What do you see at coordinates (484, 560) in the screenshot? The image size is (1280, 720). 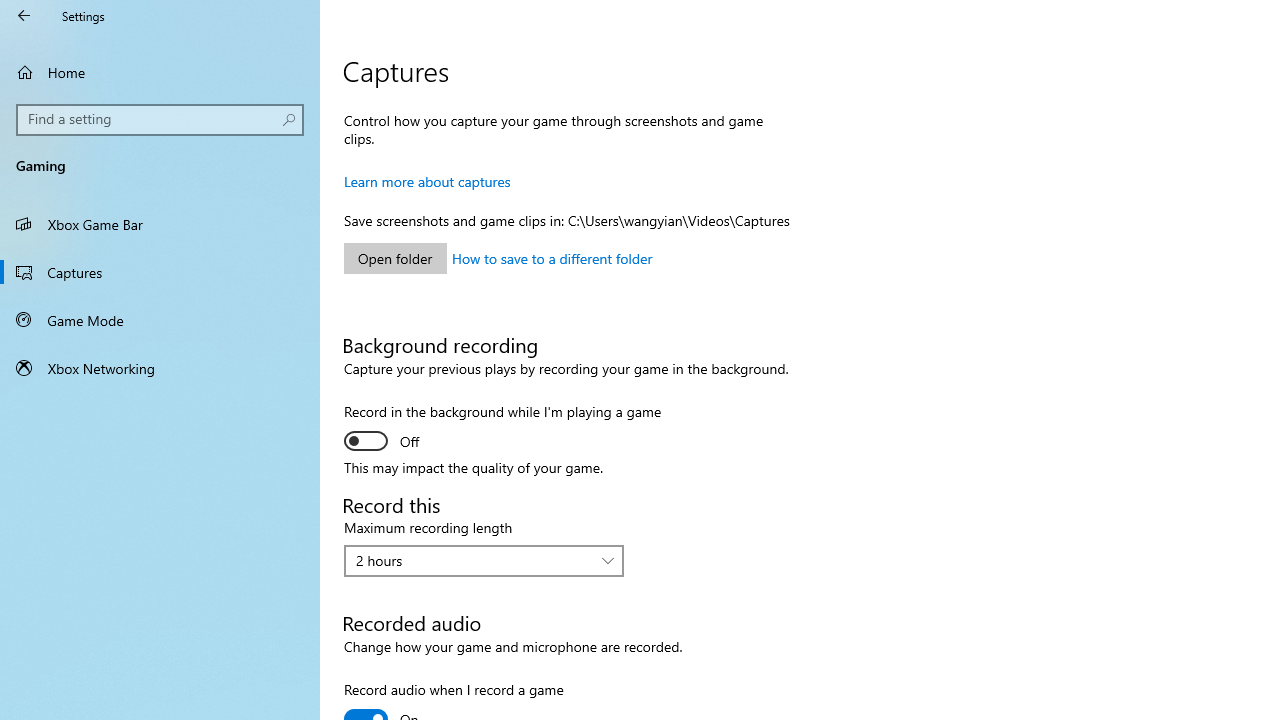 I see `'Maximum recording length'` at bounding box center [484, 560].